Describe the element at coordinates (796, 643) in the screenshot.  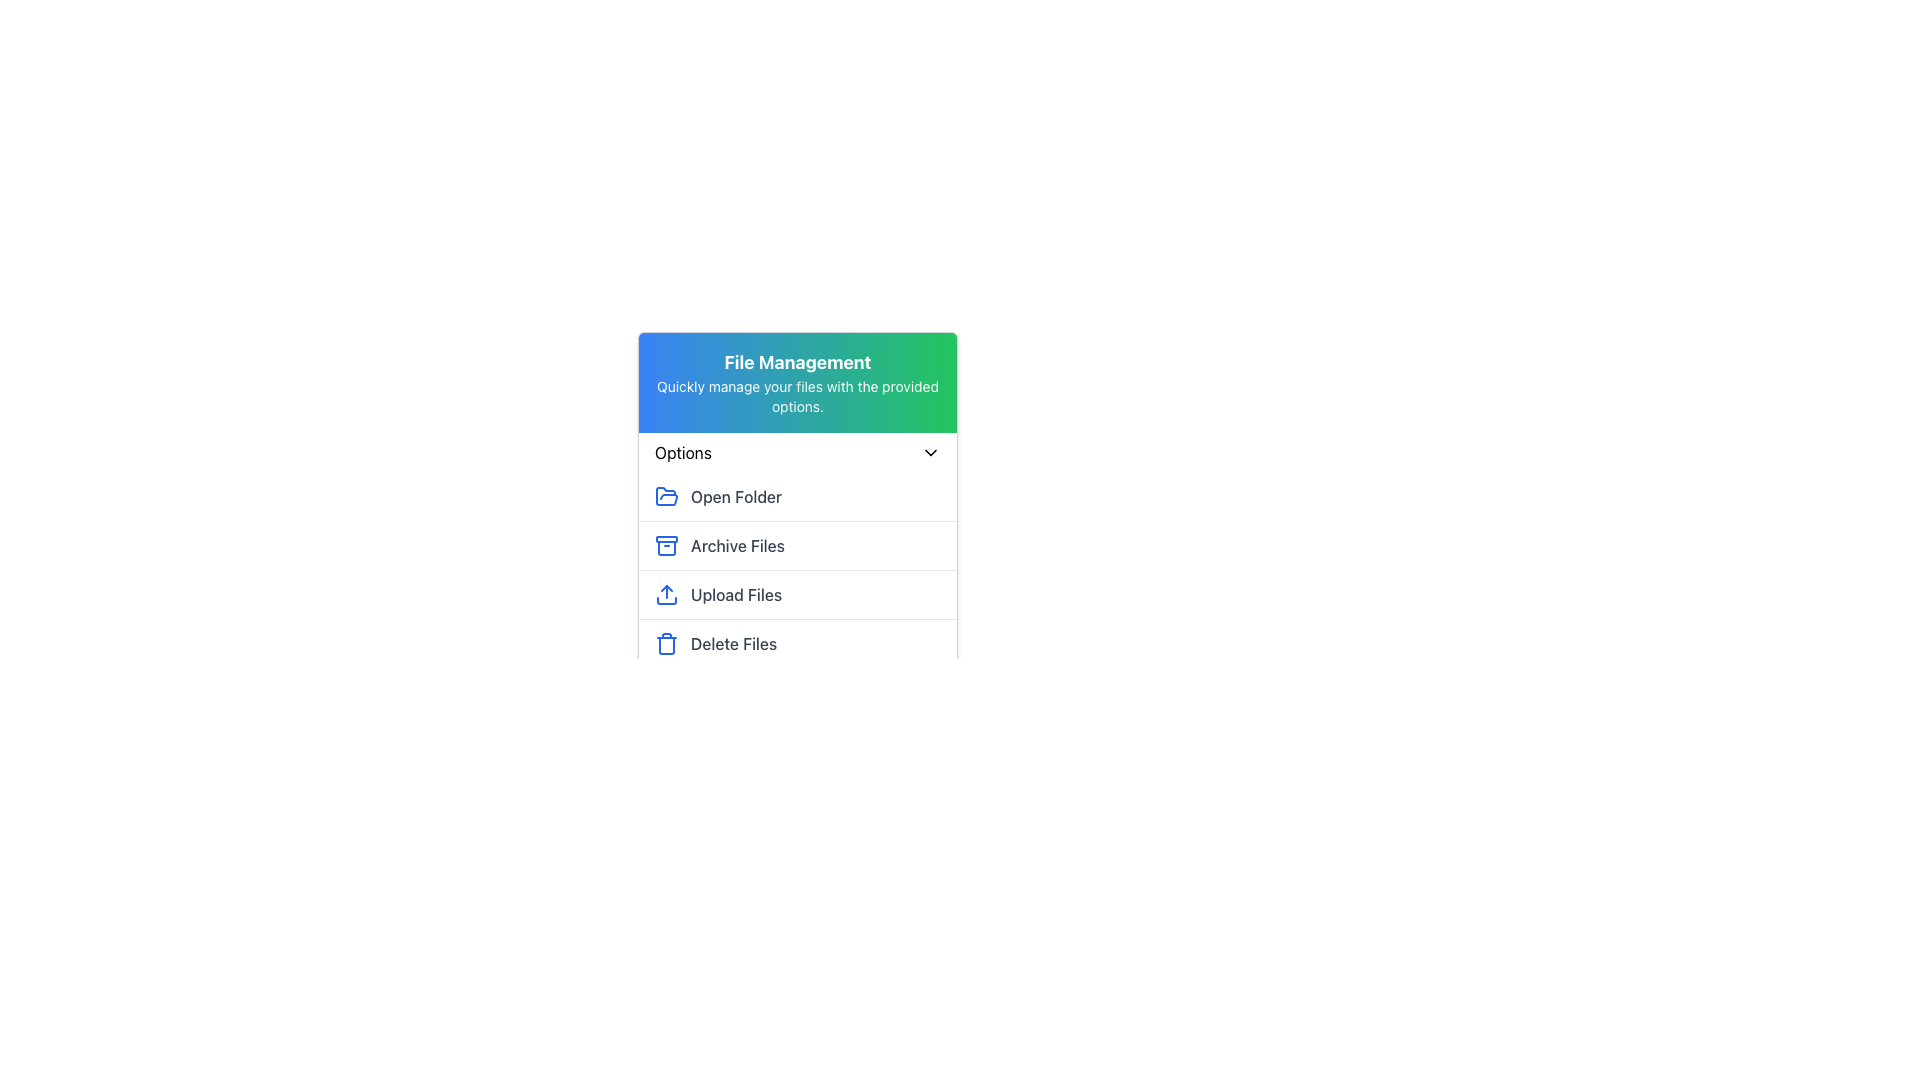
I see `the menu option for deleting files, which is the fourth entry in the vertical list located at the bottom under 'Open Folder', 'Archive Files', and 'Upload Files'` at that location.